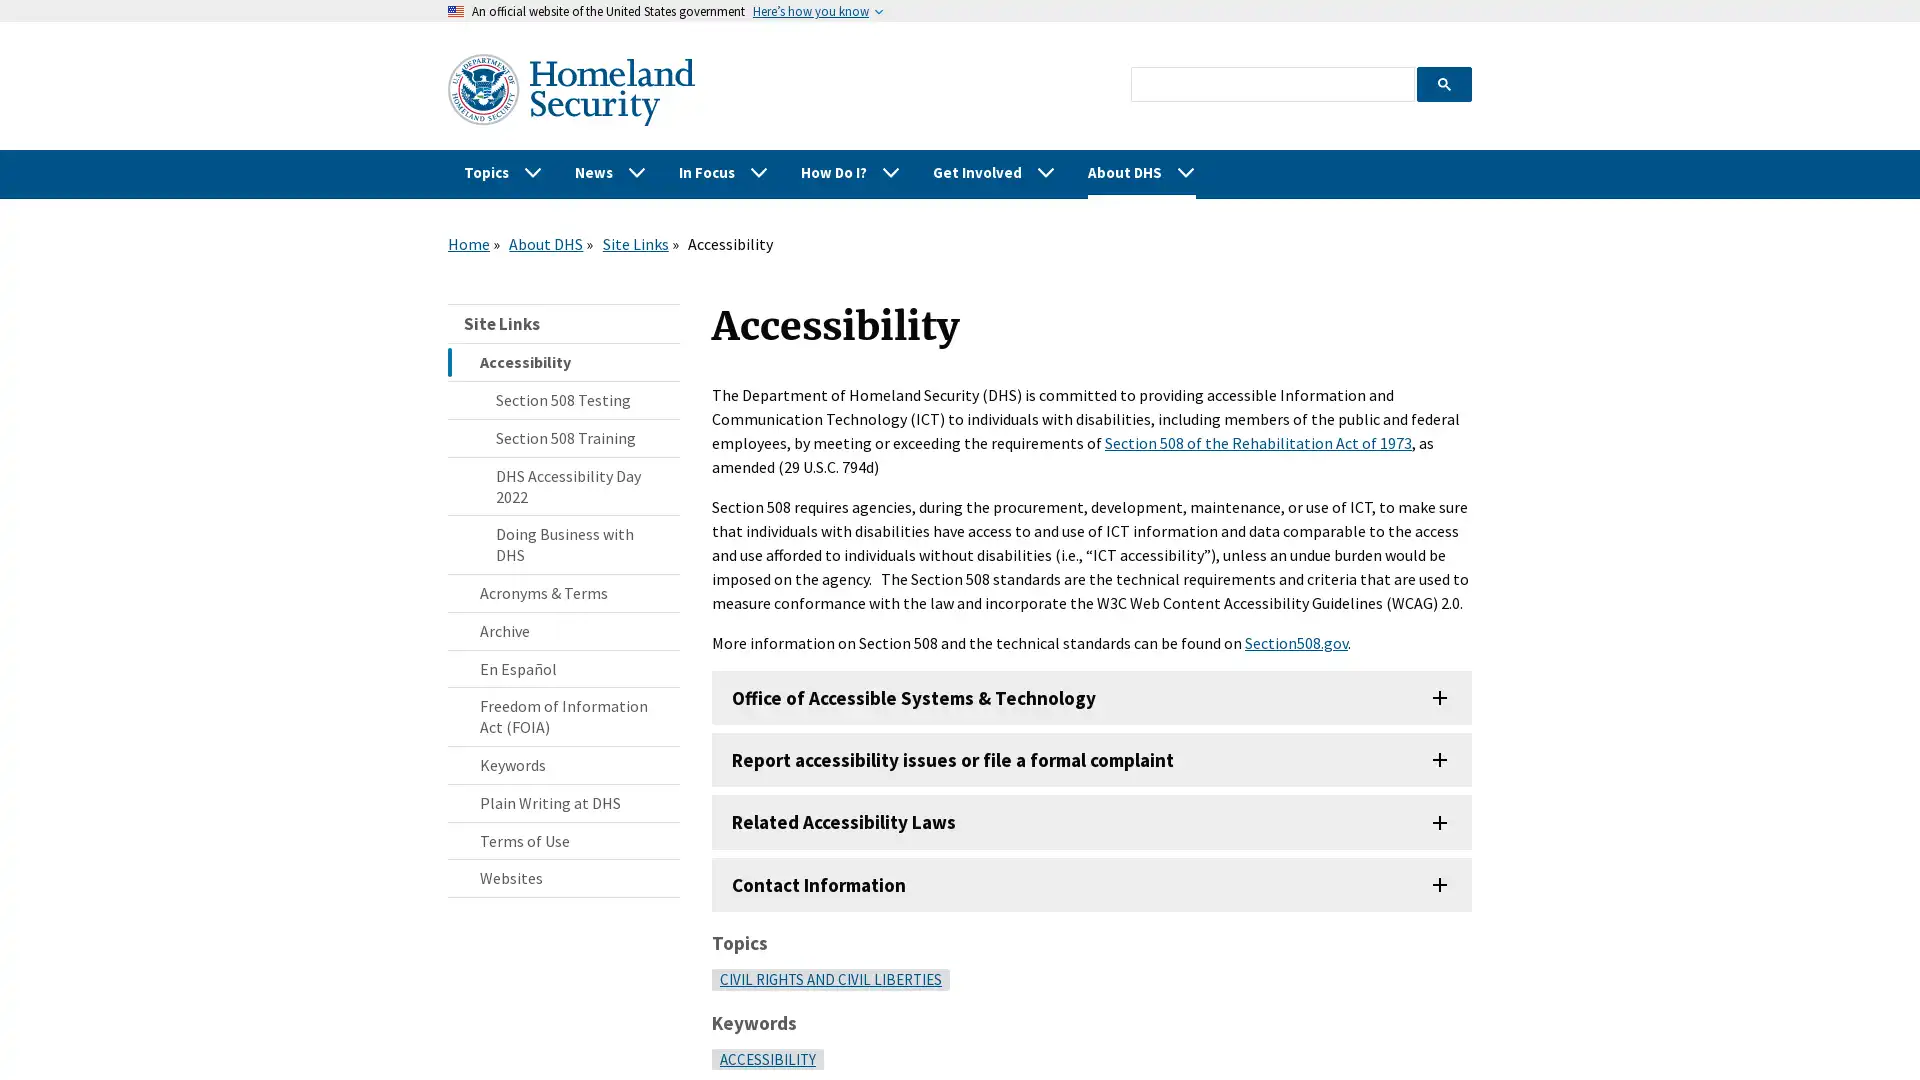 This screenshot has width=1920, height=1080. I want to click on How Do I?, so click(850, 171).